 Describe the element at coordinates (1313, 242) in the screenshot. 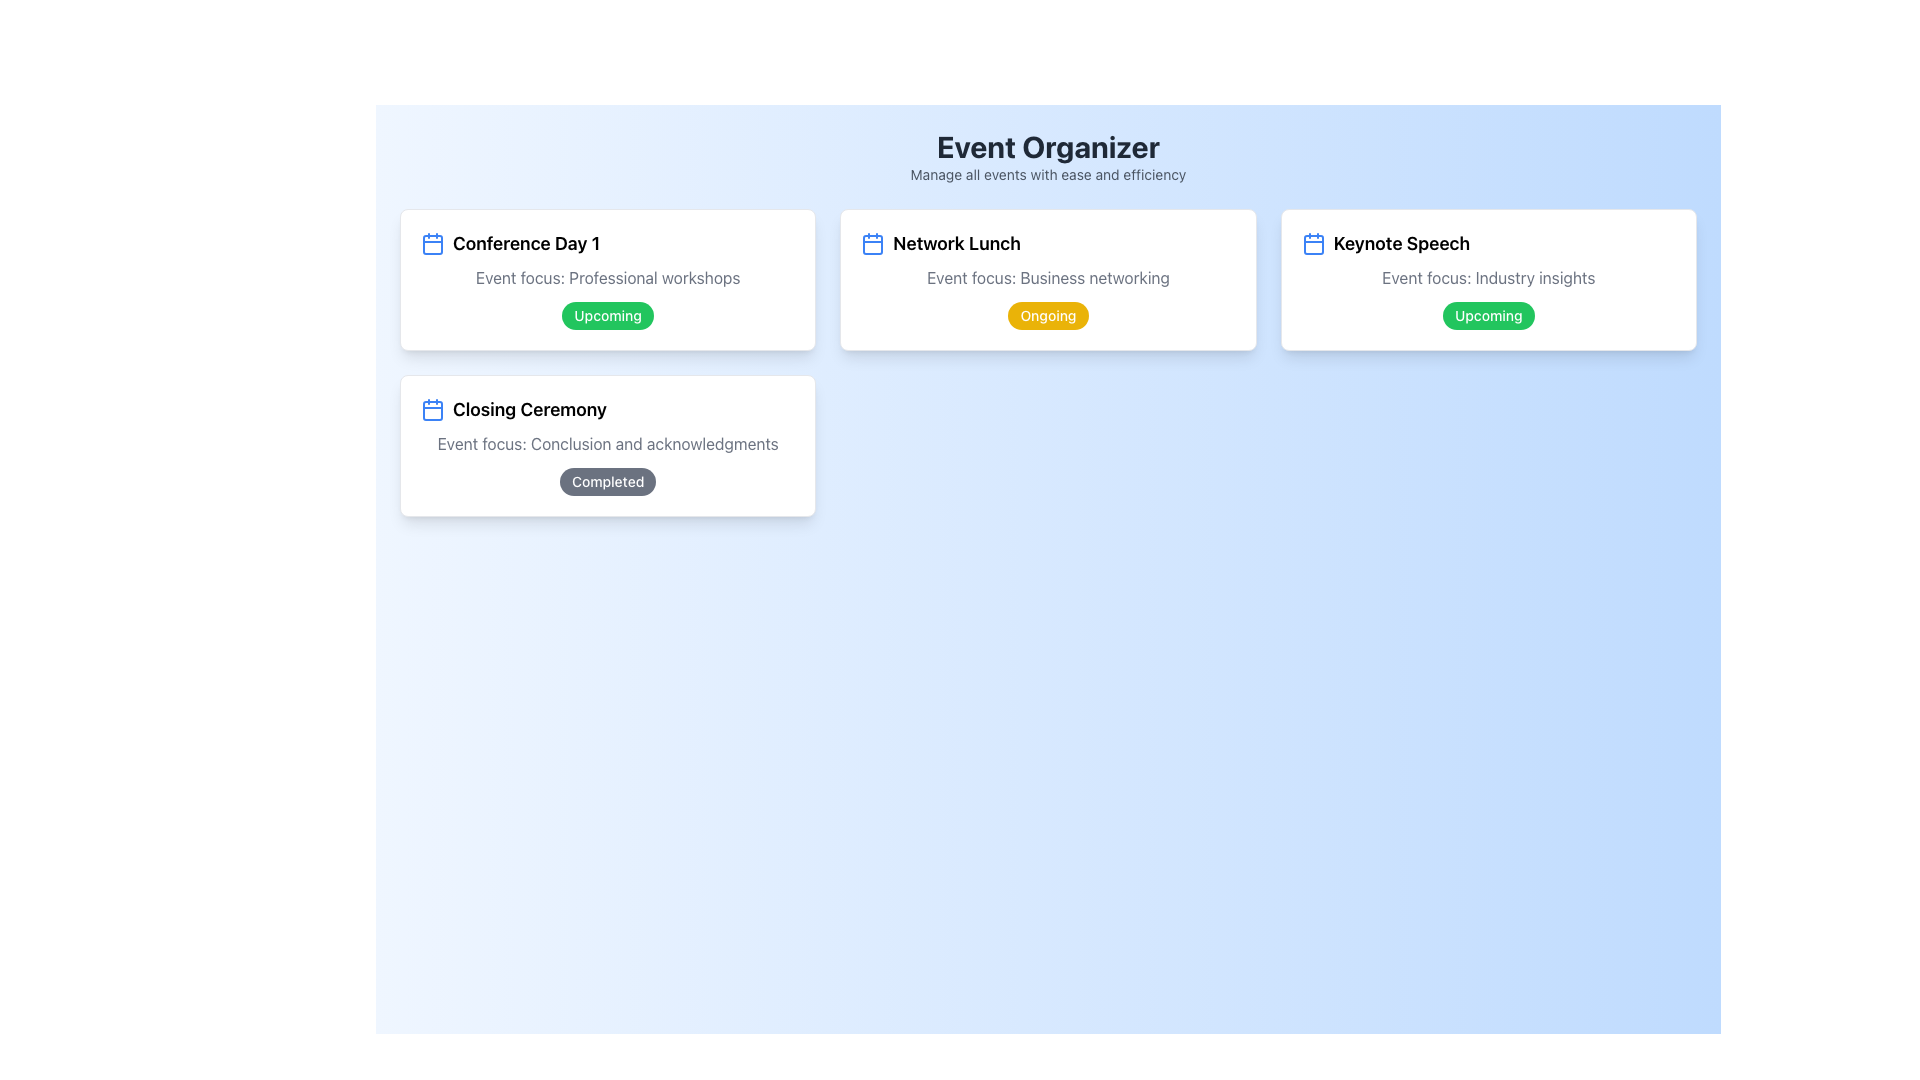

I see `the calendar icon located at the top right corner of the 'Keynote Speech' event card, which visually represents the event's schedule` at that location.